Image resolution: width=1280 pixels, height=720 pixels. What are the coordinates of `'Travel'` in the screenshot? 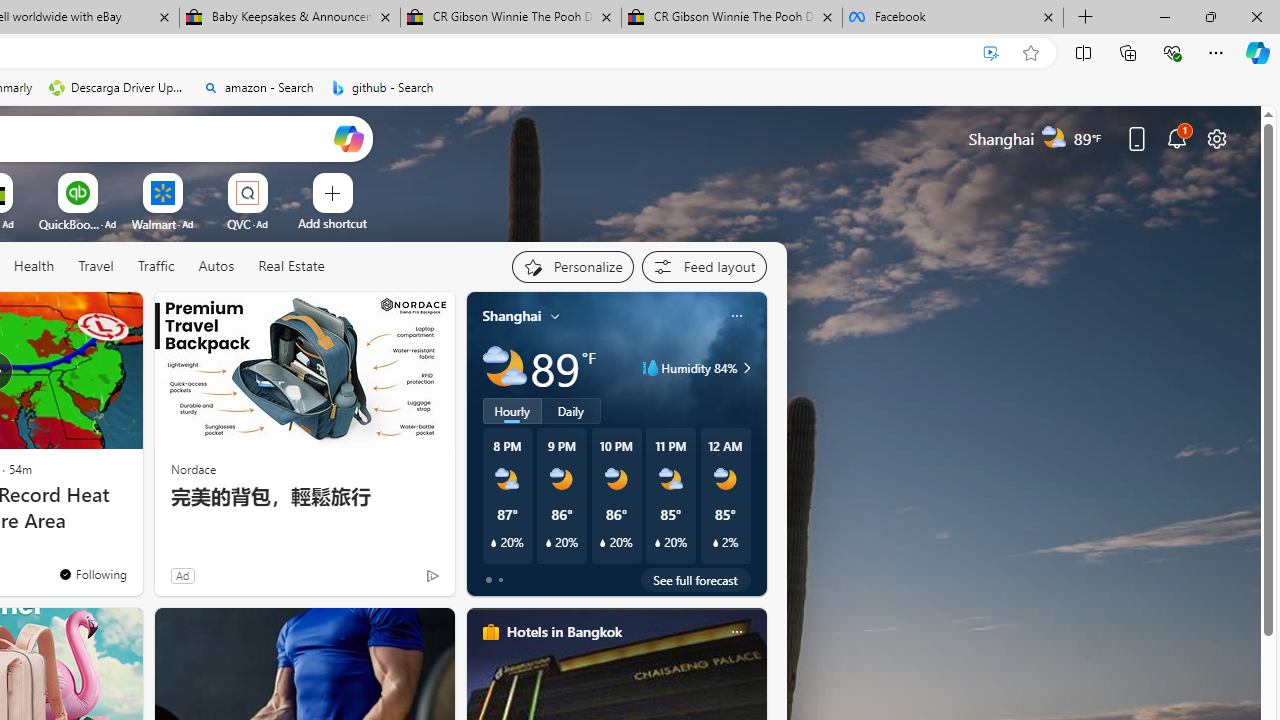 It's located at (95, 266).